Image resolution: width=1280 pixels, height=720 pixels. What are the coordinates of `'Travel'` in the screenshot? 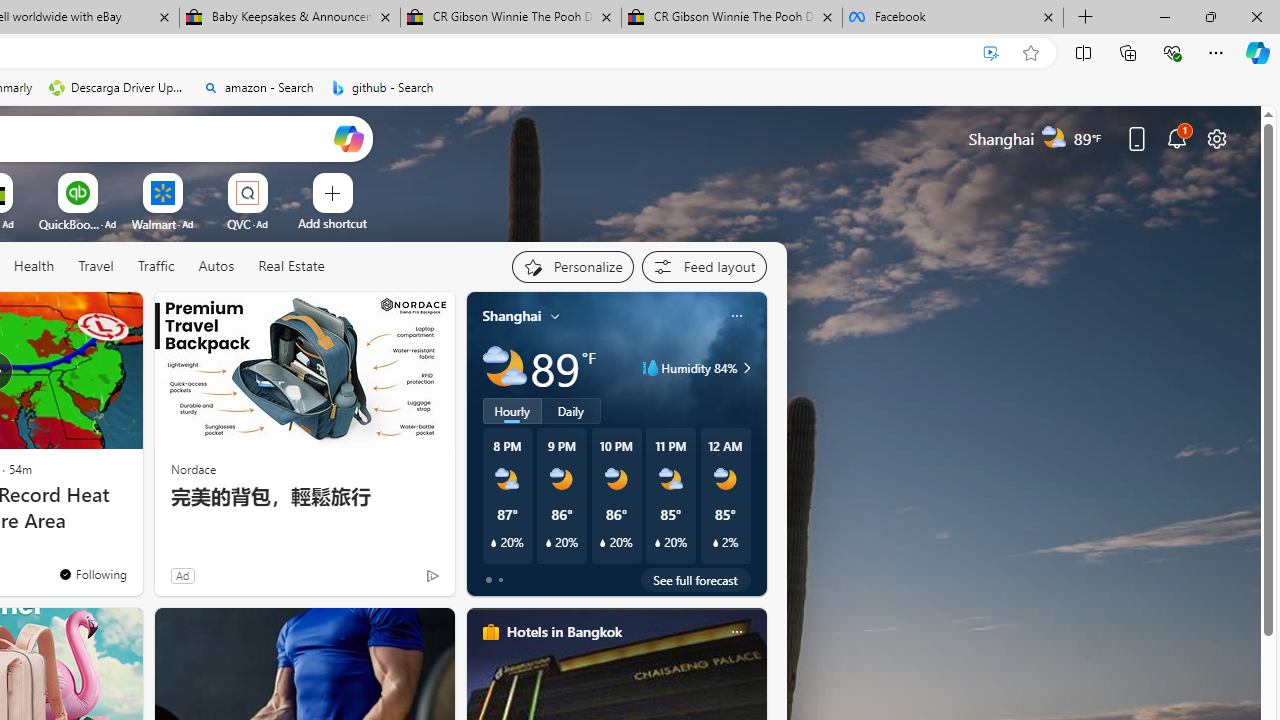 It's located at (95, 266).